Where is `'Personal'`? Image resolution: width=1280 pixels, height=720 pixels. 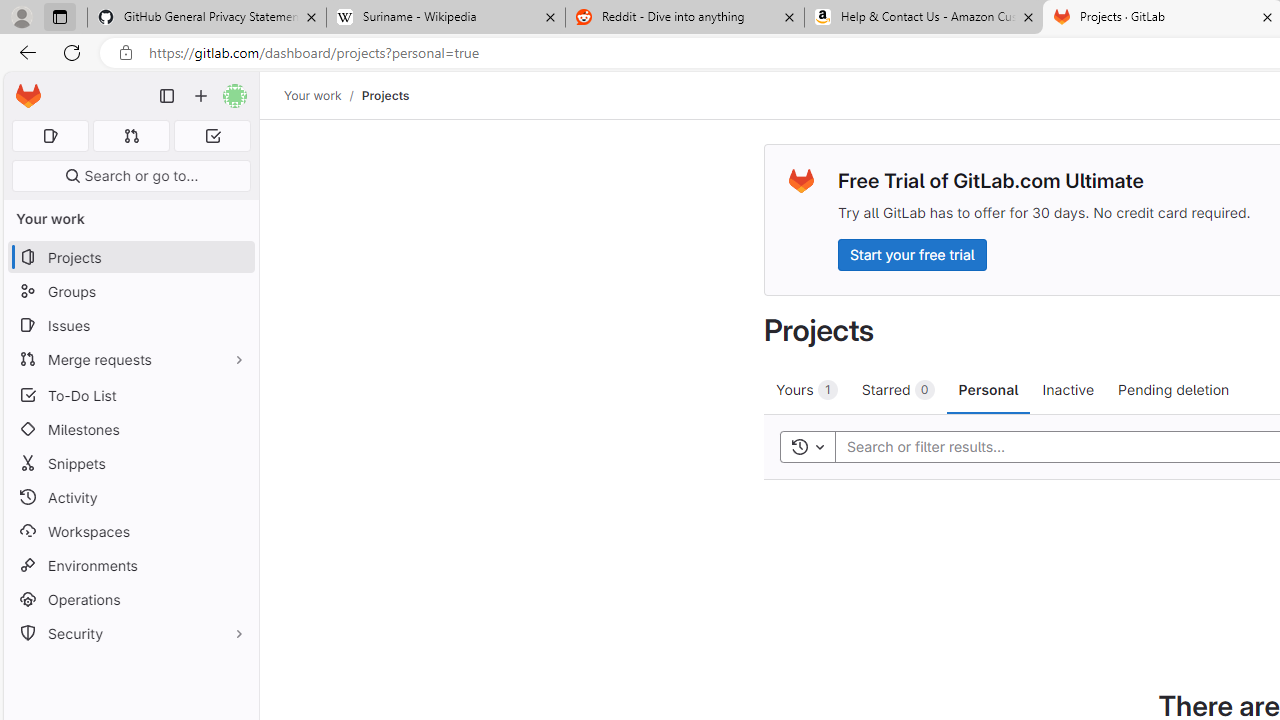
'Personal' is located at coordinates (988, 389).